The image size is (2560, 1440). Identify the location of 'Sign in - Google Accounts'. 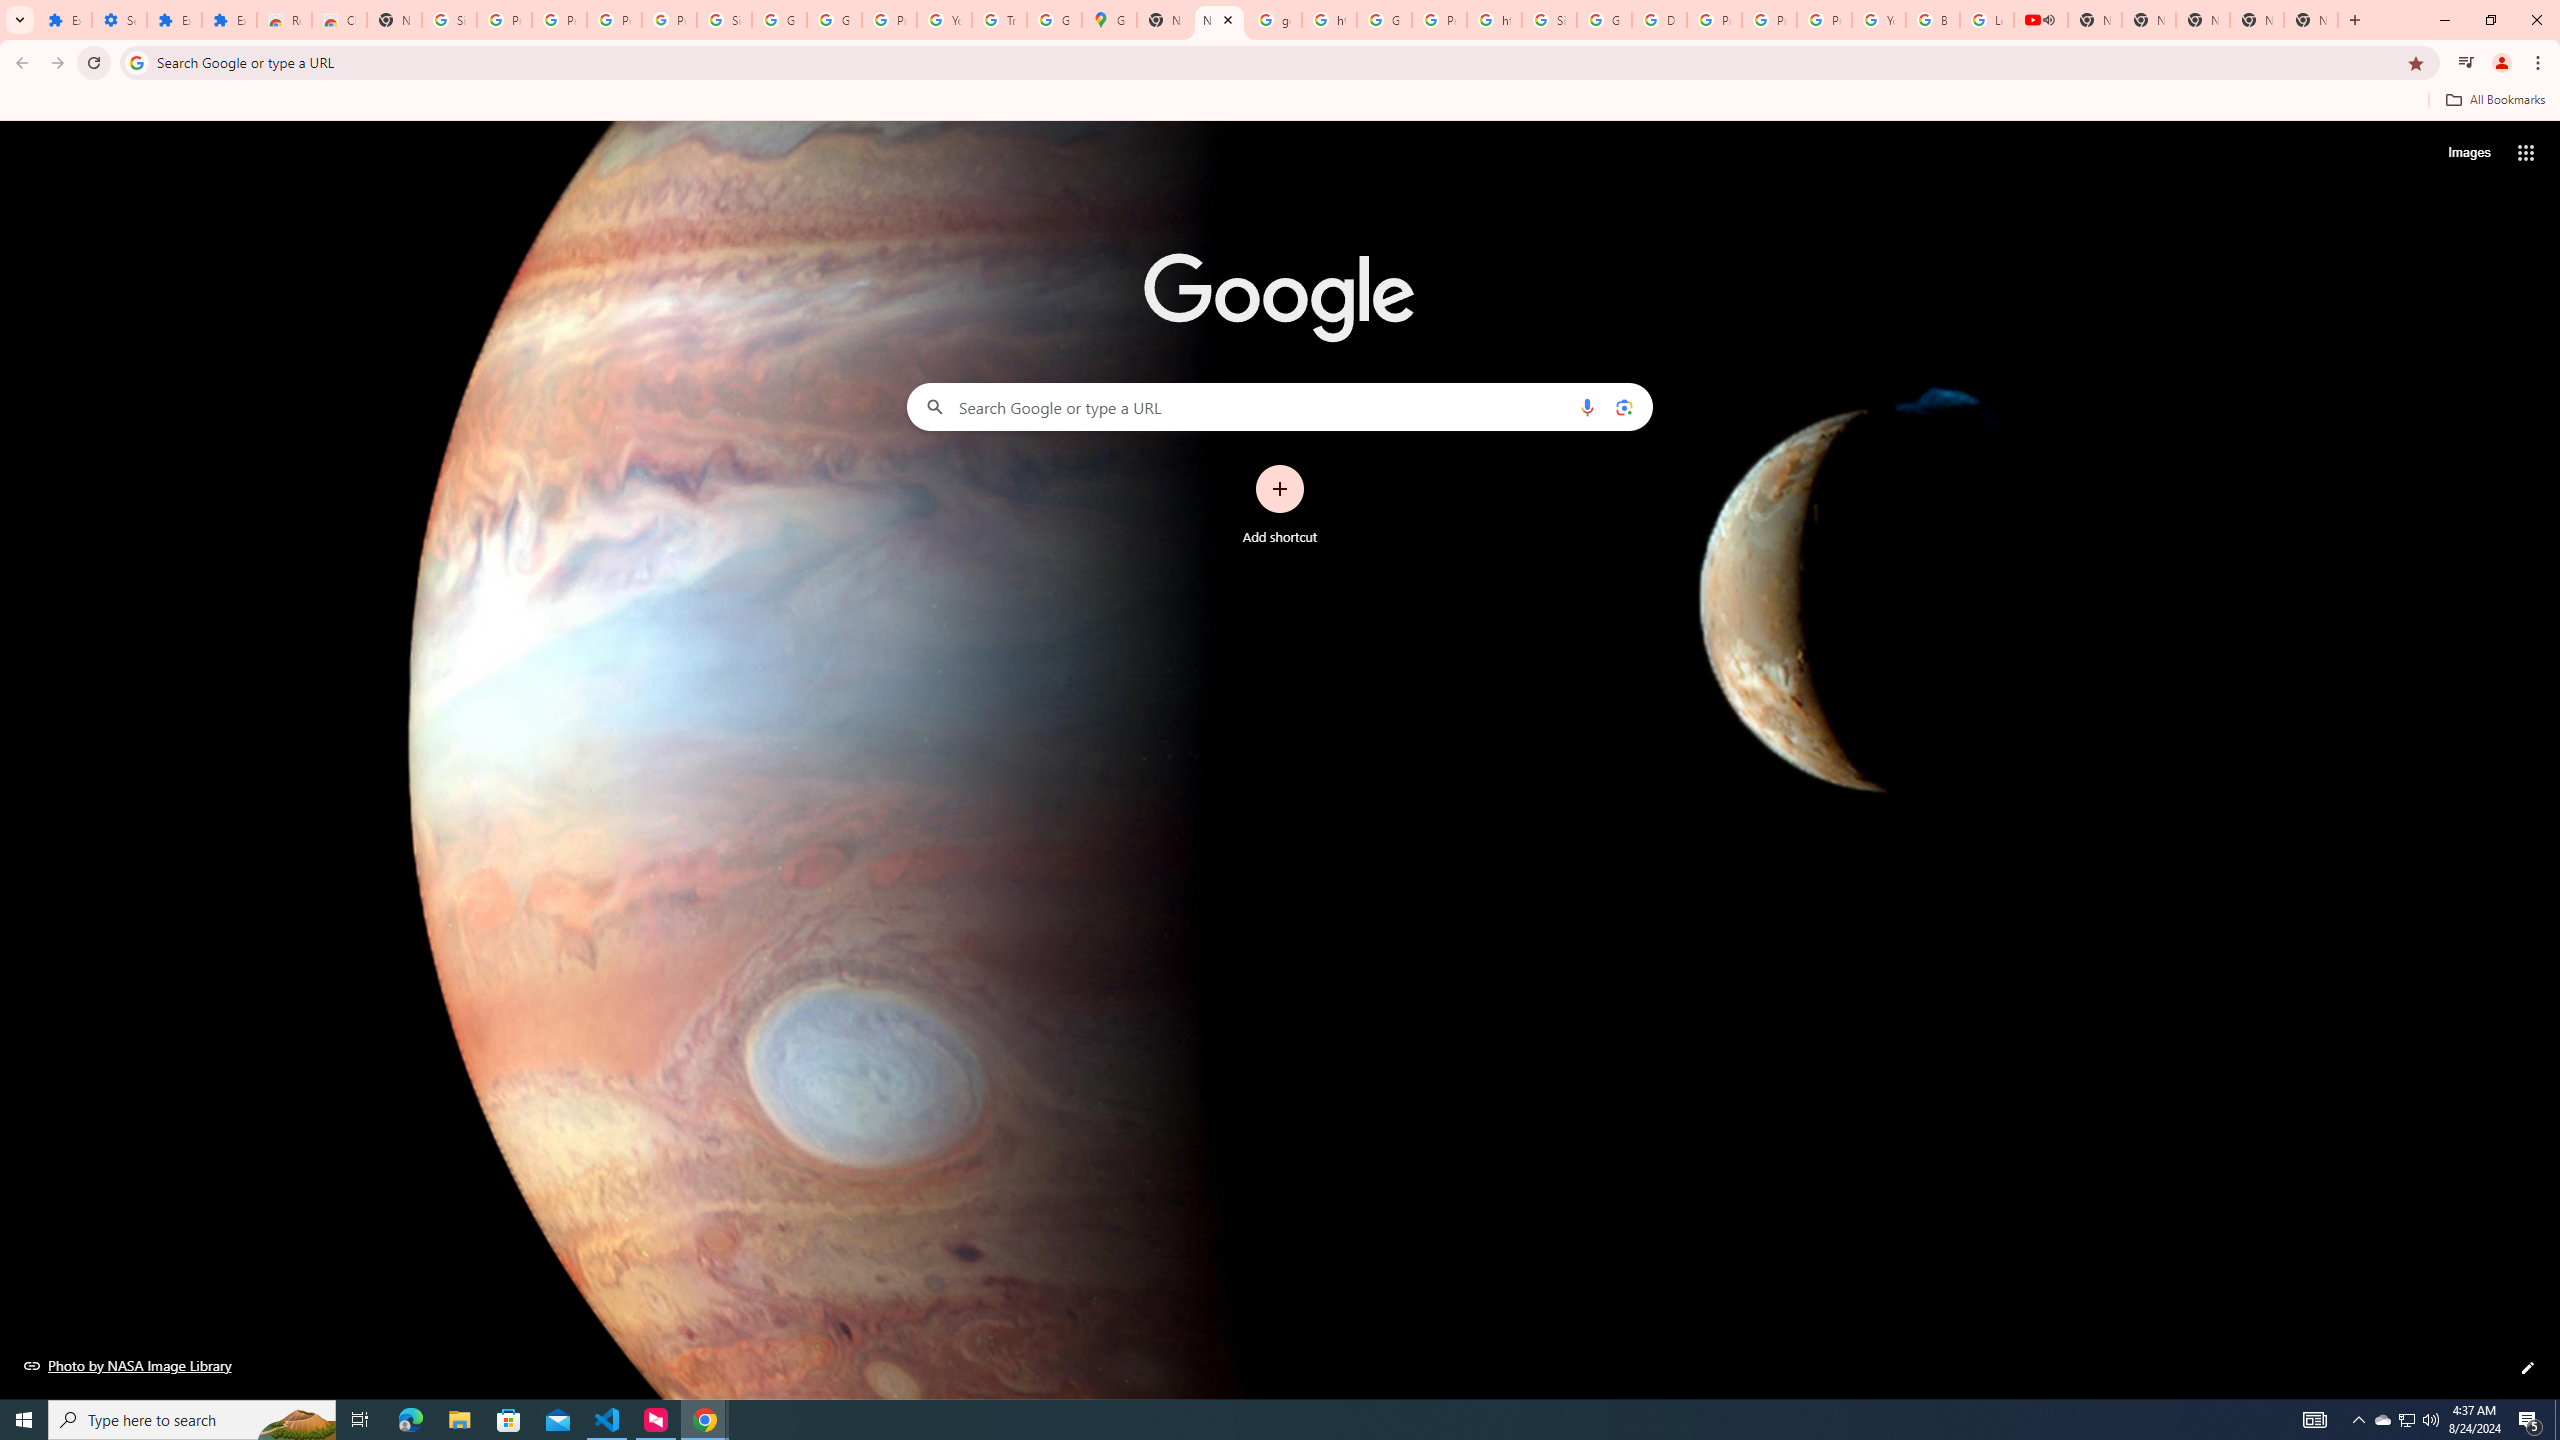
(448, 19).